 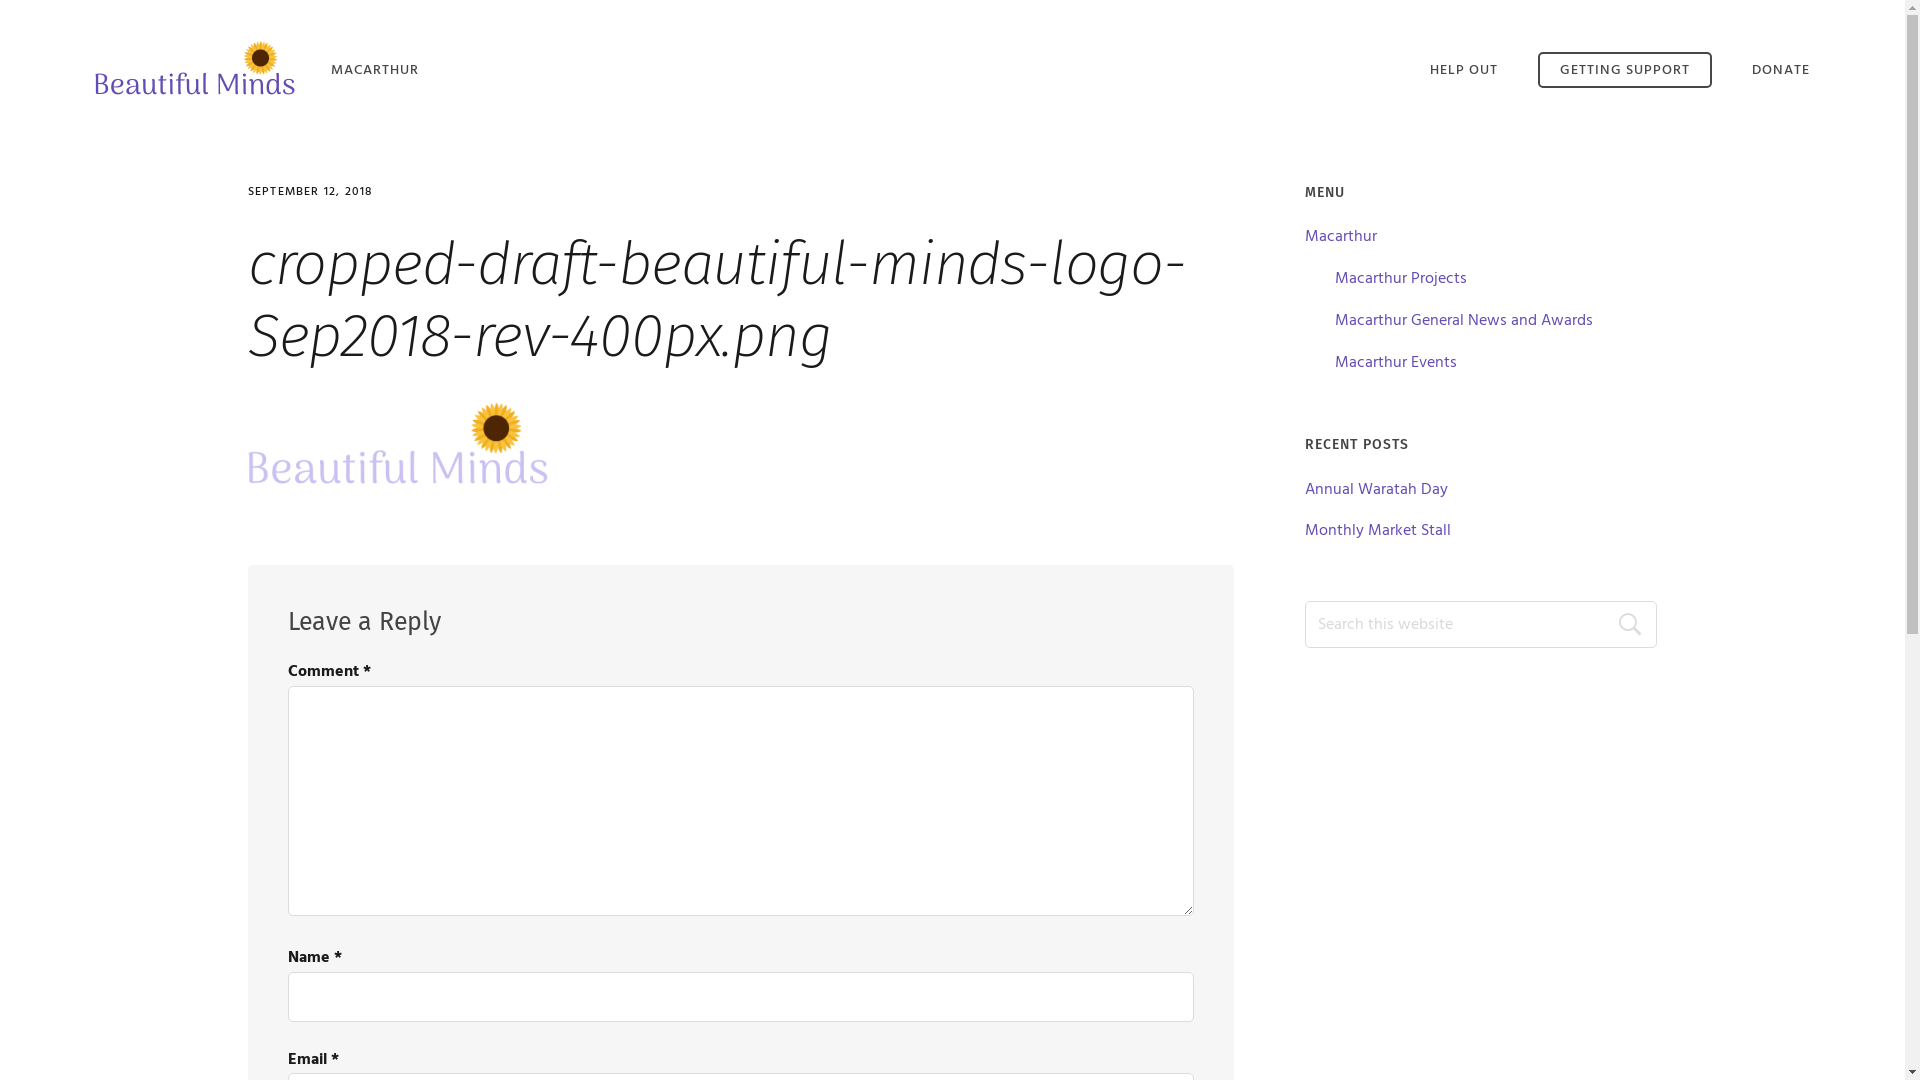 What do you see at coordinates (1340, 235) in the screenshot?
I see `'Macarthur'` at bounding box center [1340, 235].